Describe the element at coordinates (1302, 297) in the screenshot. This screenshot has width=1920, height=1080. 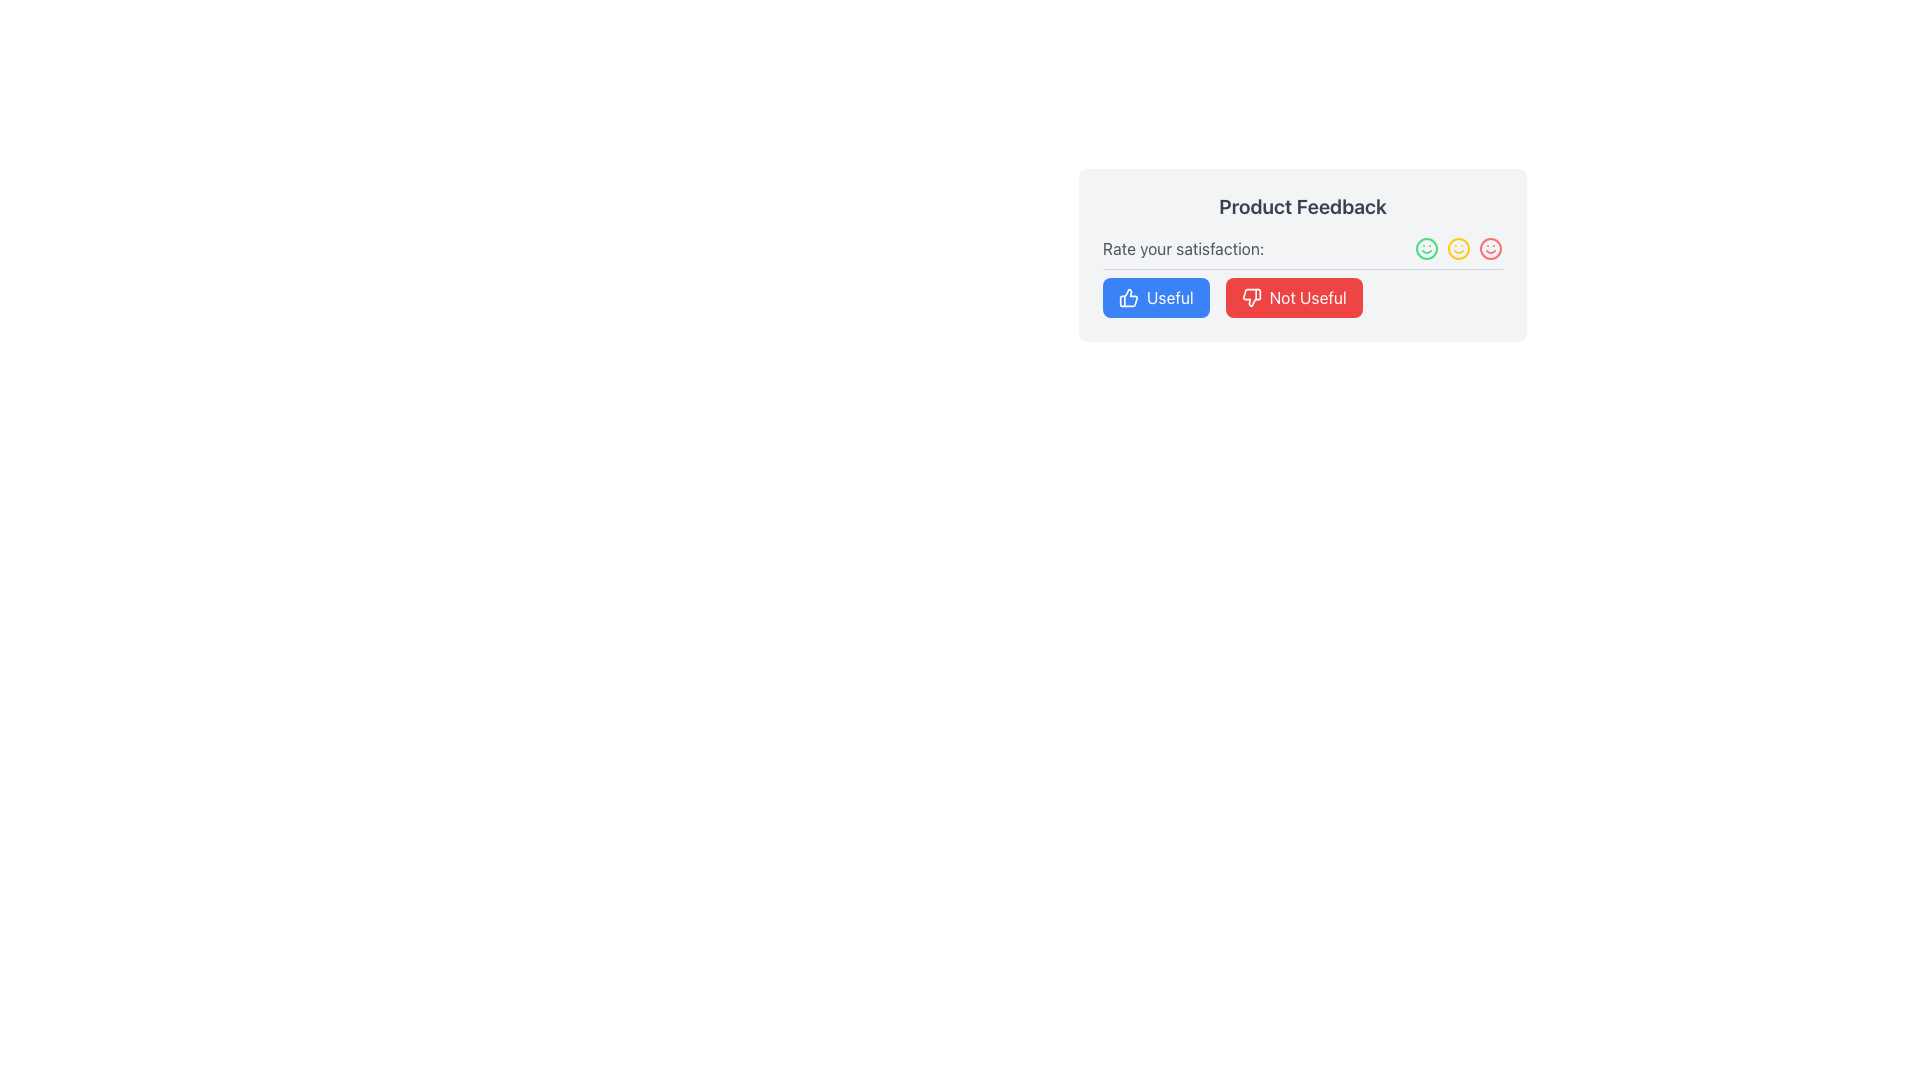
I see `the 'Not Useful' button, which is part of a grouped set of feedback buttons styled with a red background and thumbs-down icon, located beneath the 'Rate your satisfaction:' section` at that location.